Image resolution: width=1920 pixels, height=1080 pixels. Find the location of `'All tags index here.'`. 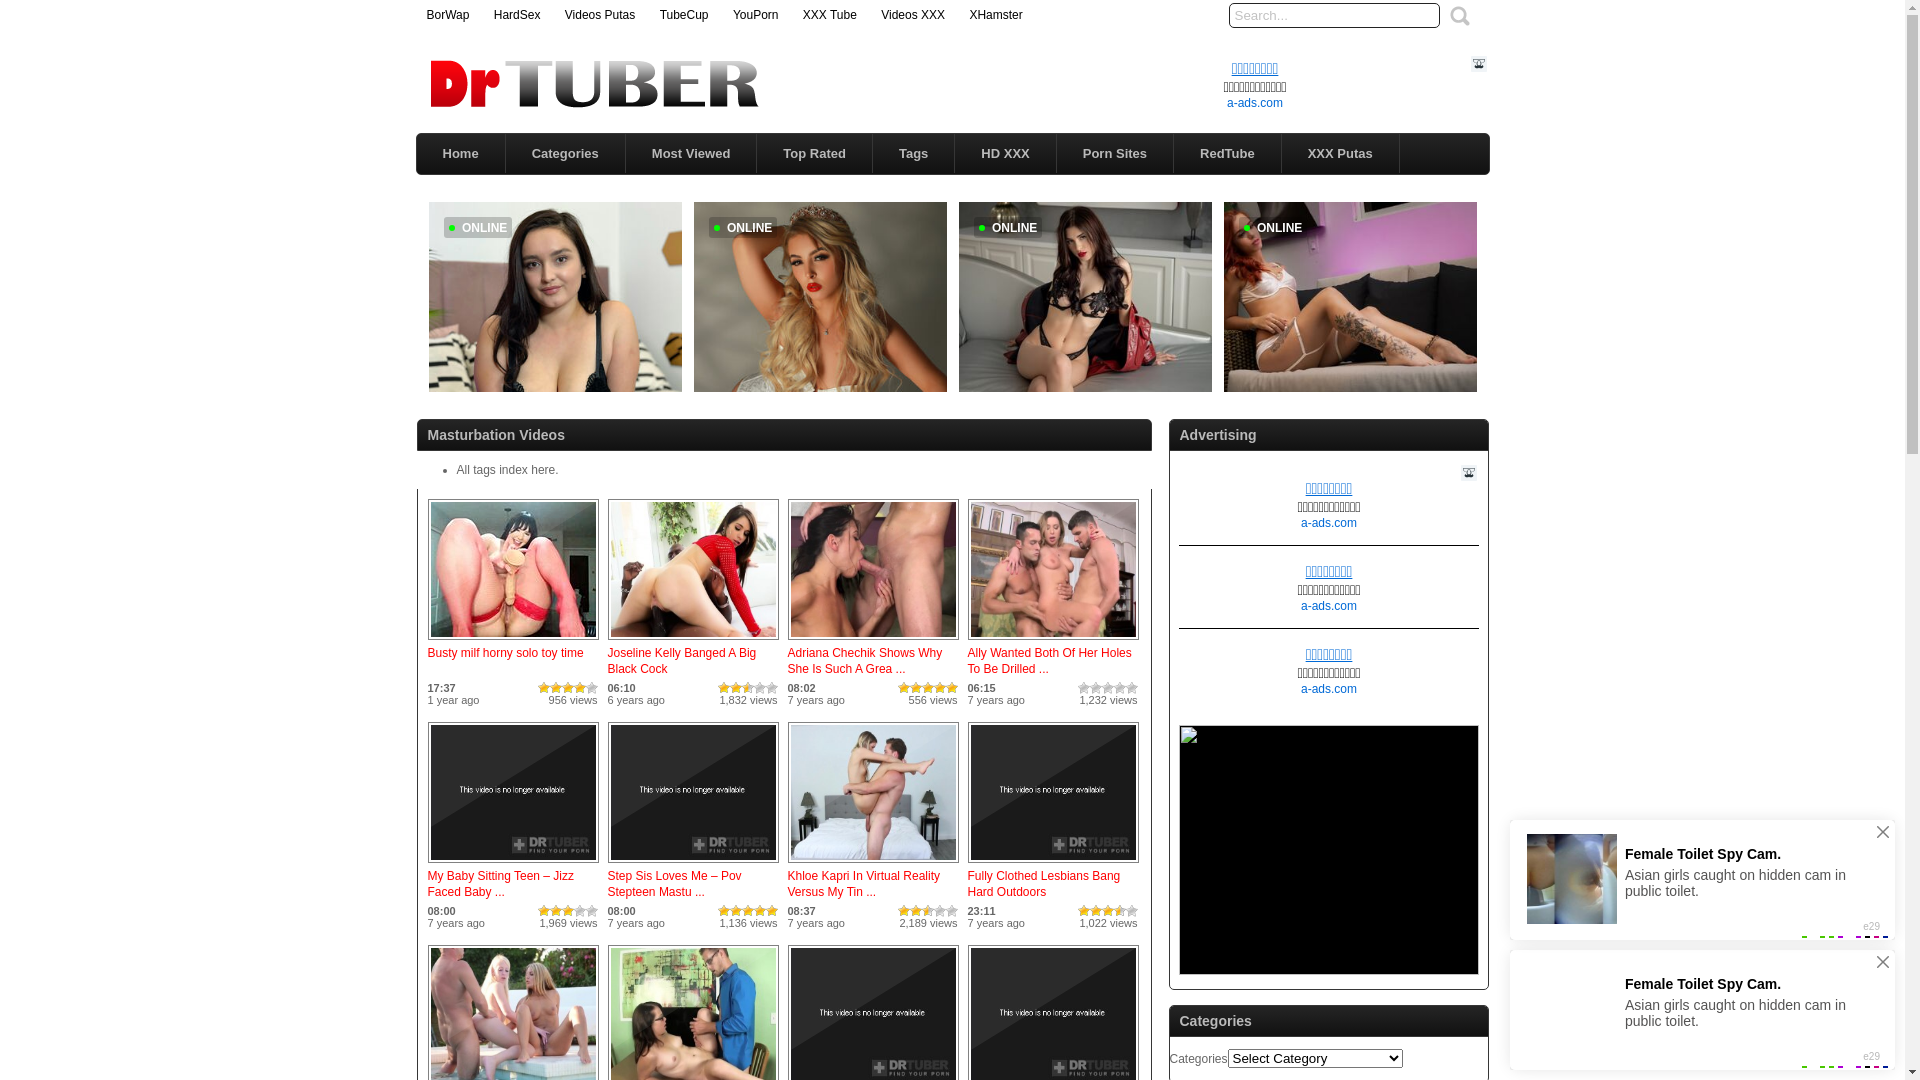

'All tags index here.' is located at coordinates (507, 470).